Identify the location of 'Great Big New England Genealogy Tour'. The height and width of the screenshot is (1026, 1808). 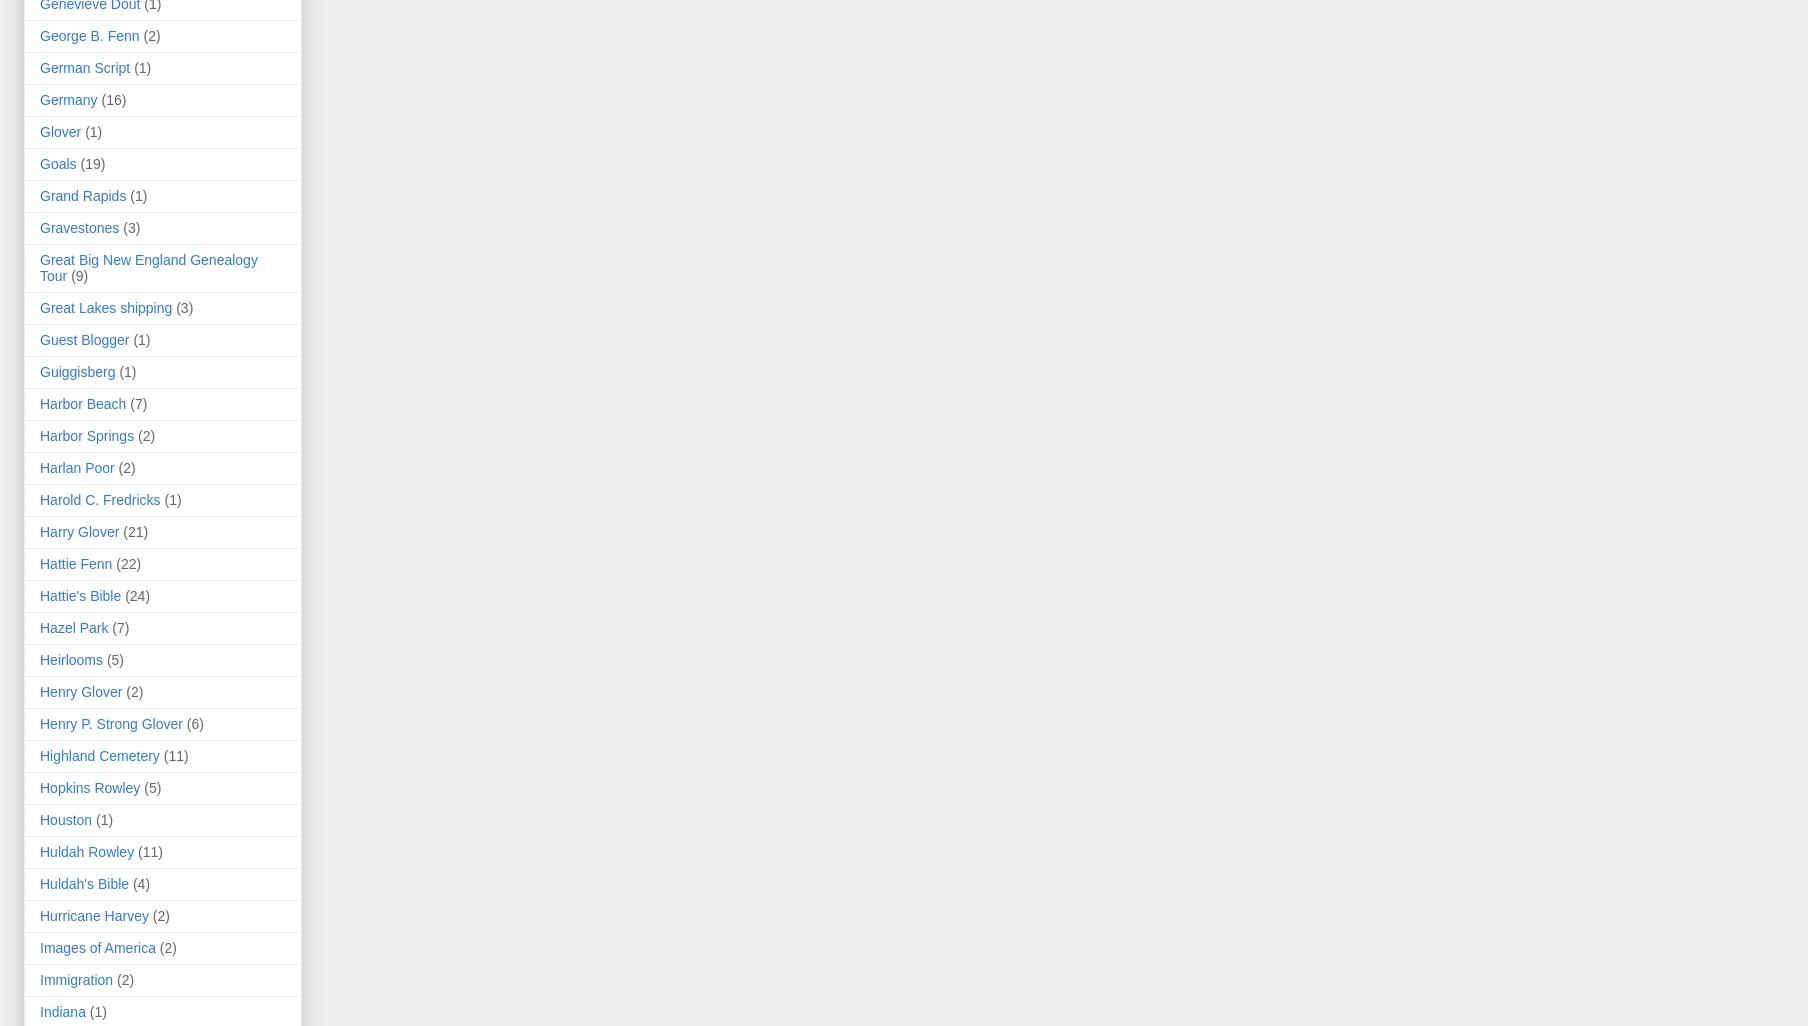
(147, 266).